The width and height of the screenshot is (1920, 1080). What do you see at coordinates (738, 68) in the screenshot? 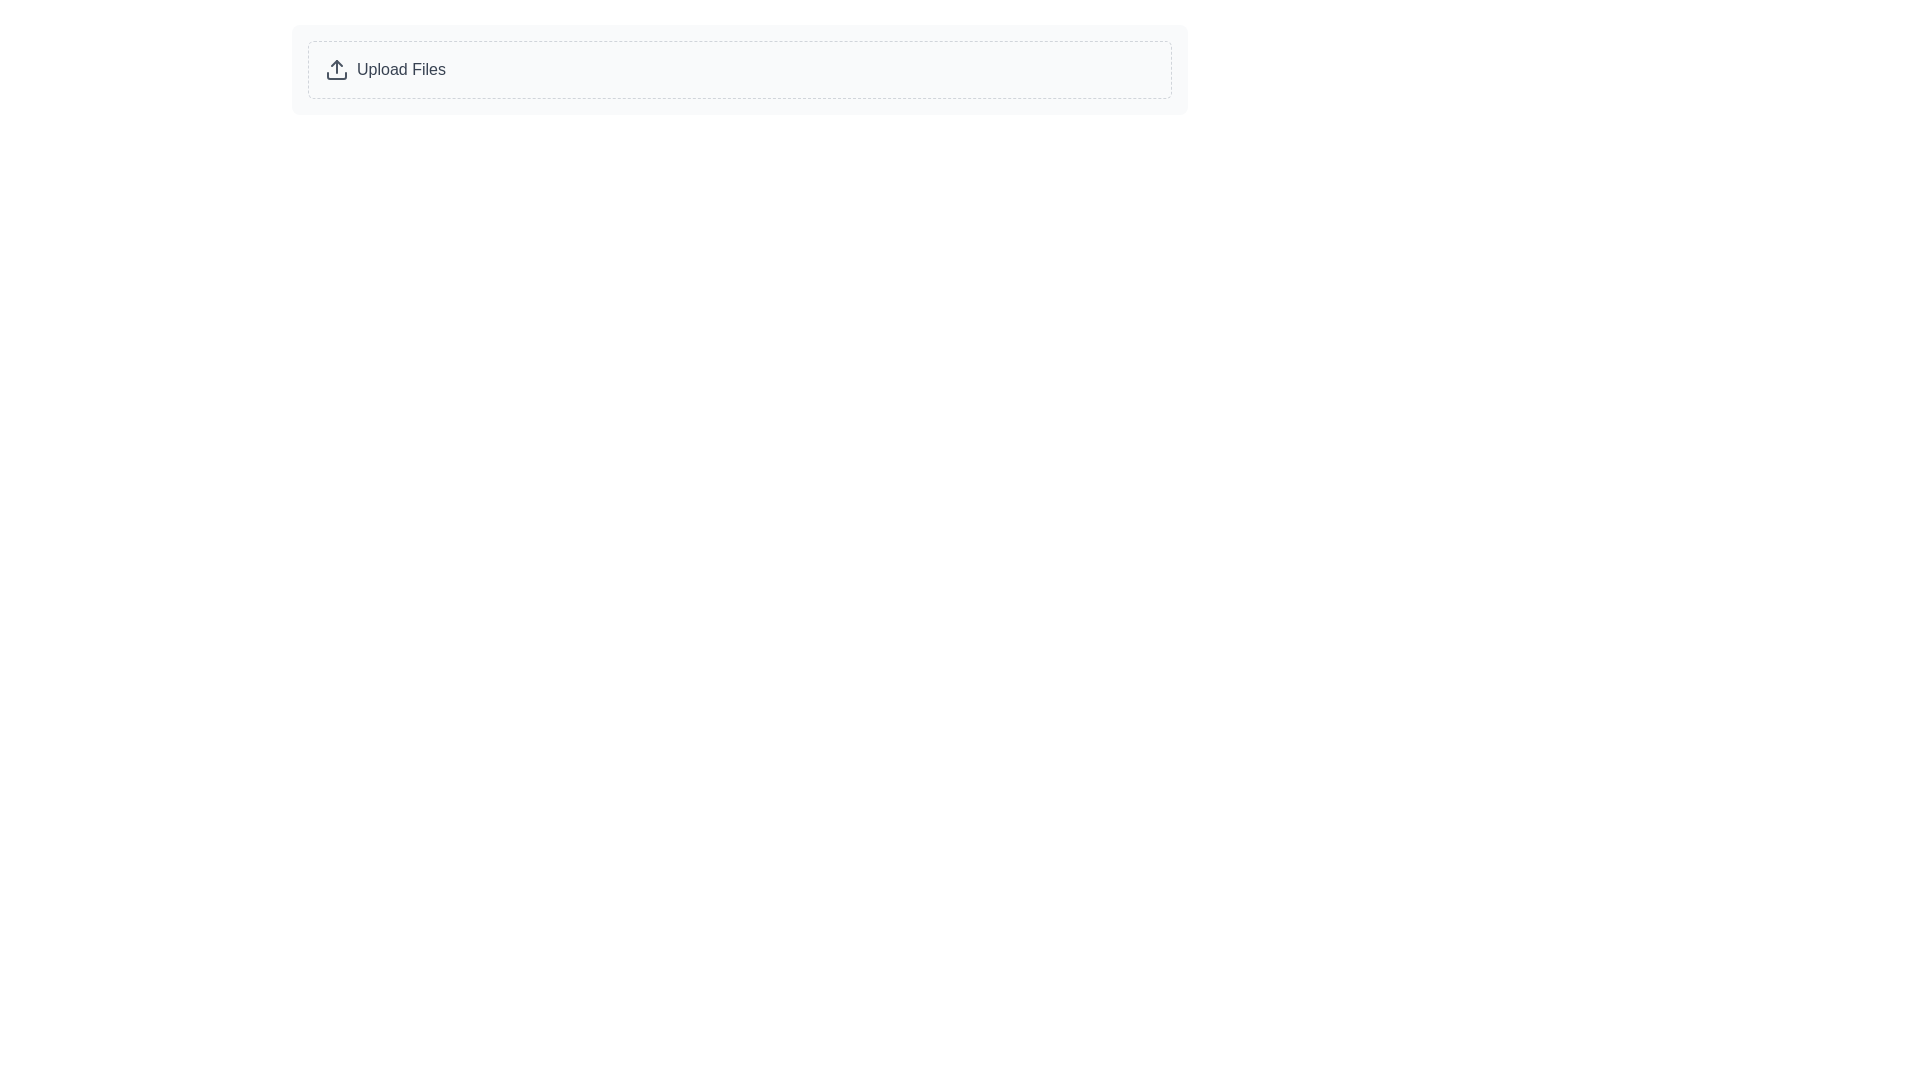
I see `the file upload button located at the top left of its group to trigger hover effects` at bounding box center [738, 68].